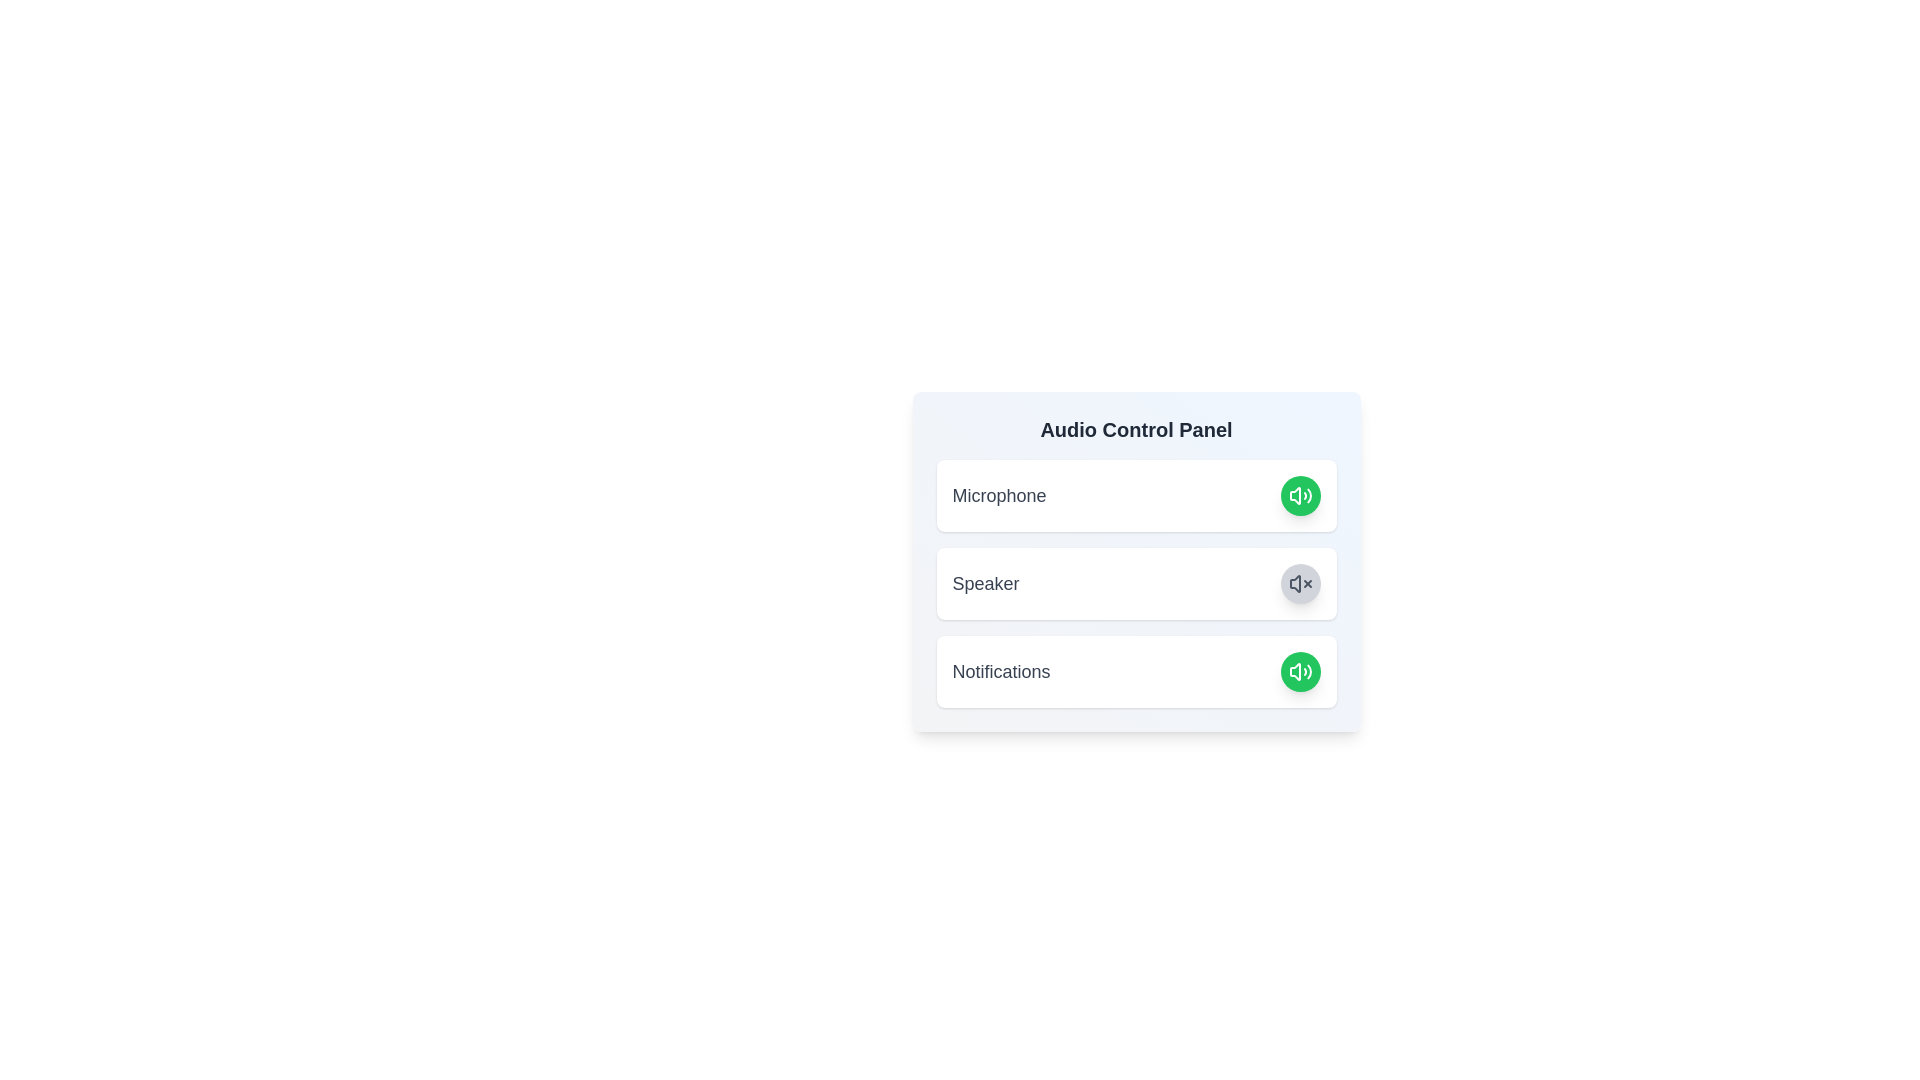  Describe the element at coordinates (1136, 583) in the screenshot. I see `the 'Speaker' control panel section in the Audio Control Panel` at that location.